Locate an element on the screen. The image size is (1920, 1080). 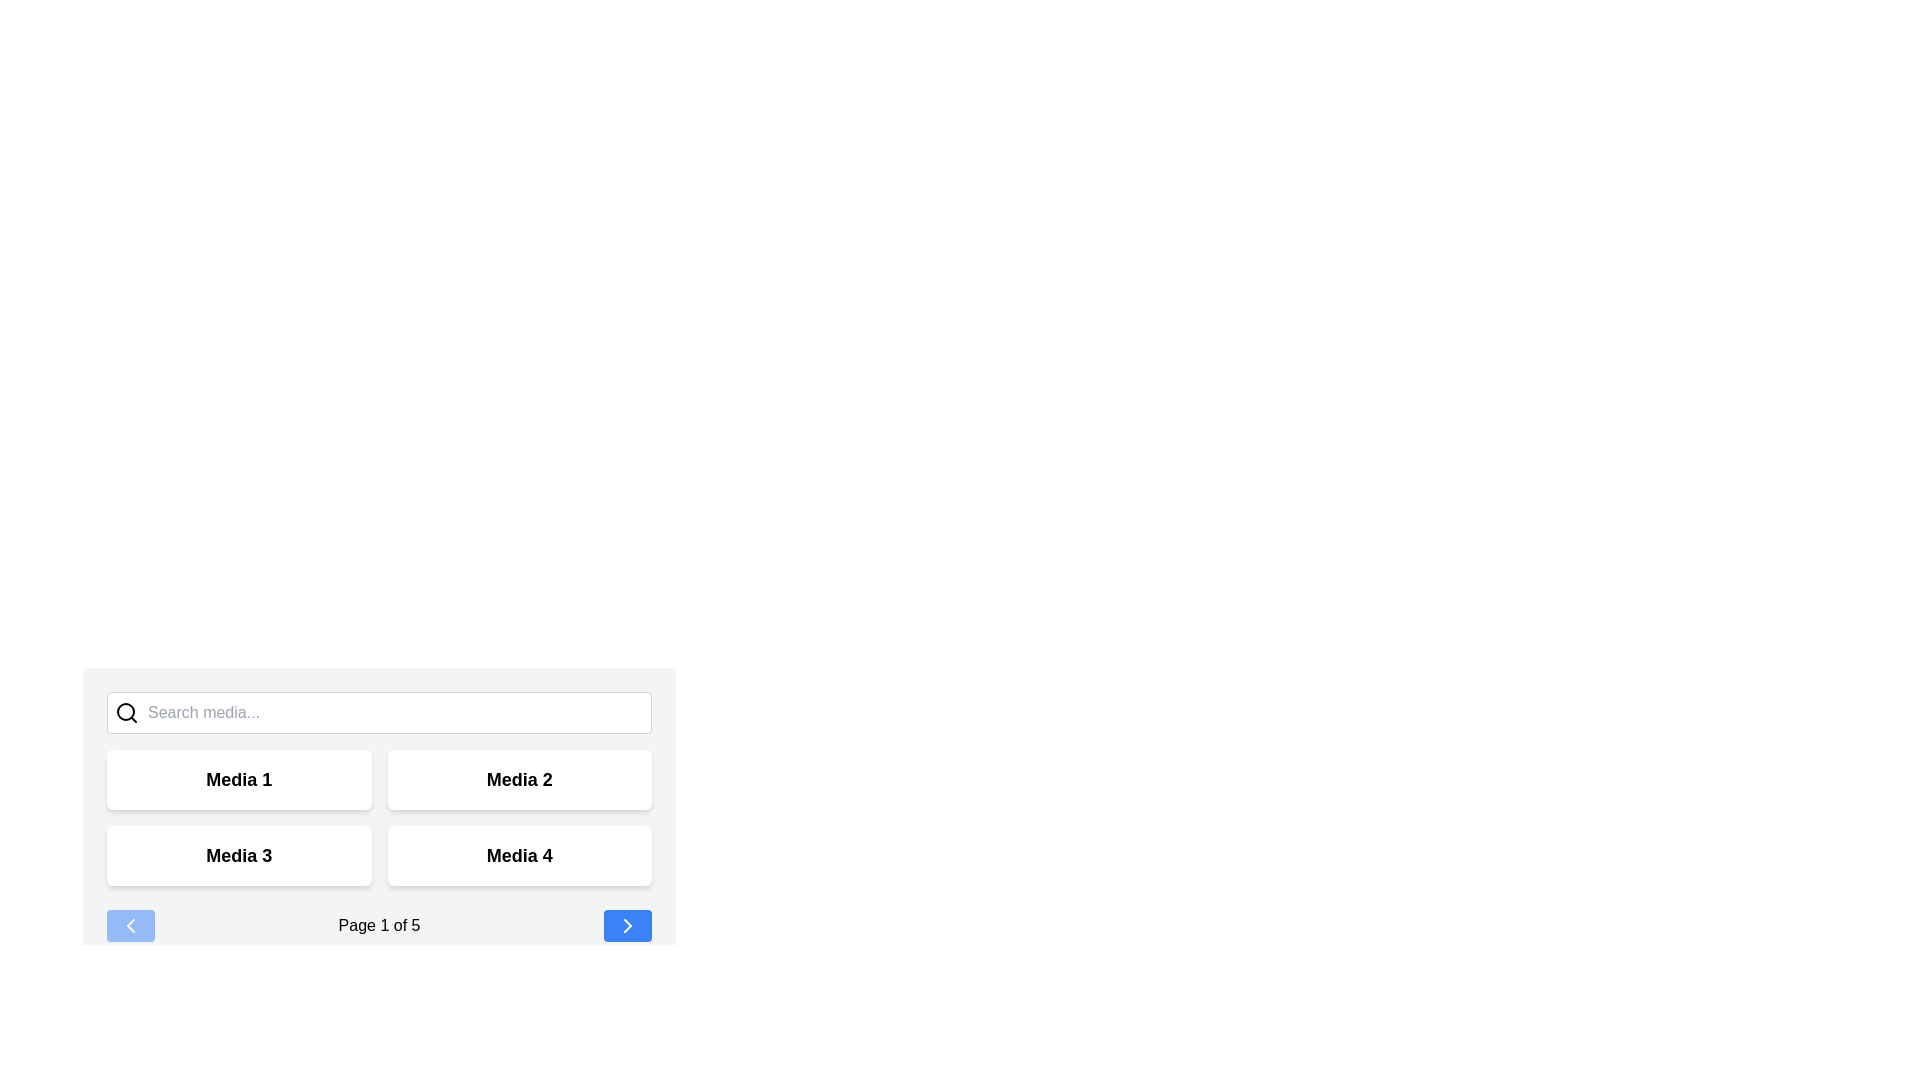
the navigation button located to the right of the text 'Page 1 of 5' is located at coordinates (627, 925).